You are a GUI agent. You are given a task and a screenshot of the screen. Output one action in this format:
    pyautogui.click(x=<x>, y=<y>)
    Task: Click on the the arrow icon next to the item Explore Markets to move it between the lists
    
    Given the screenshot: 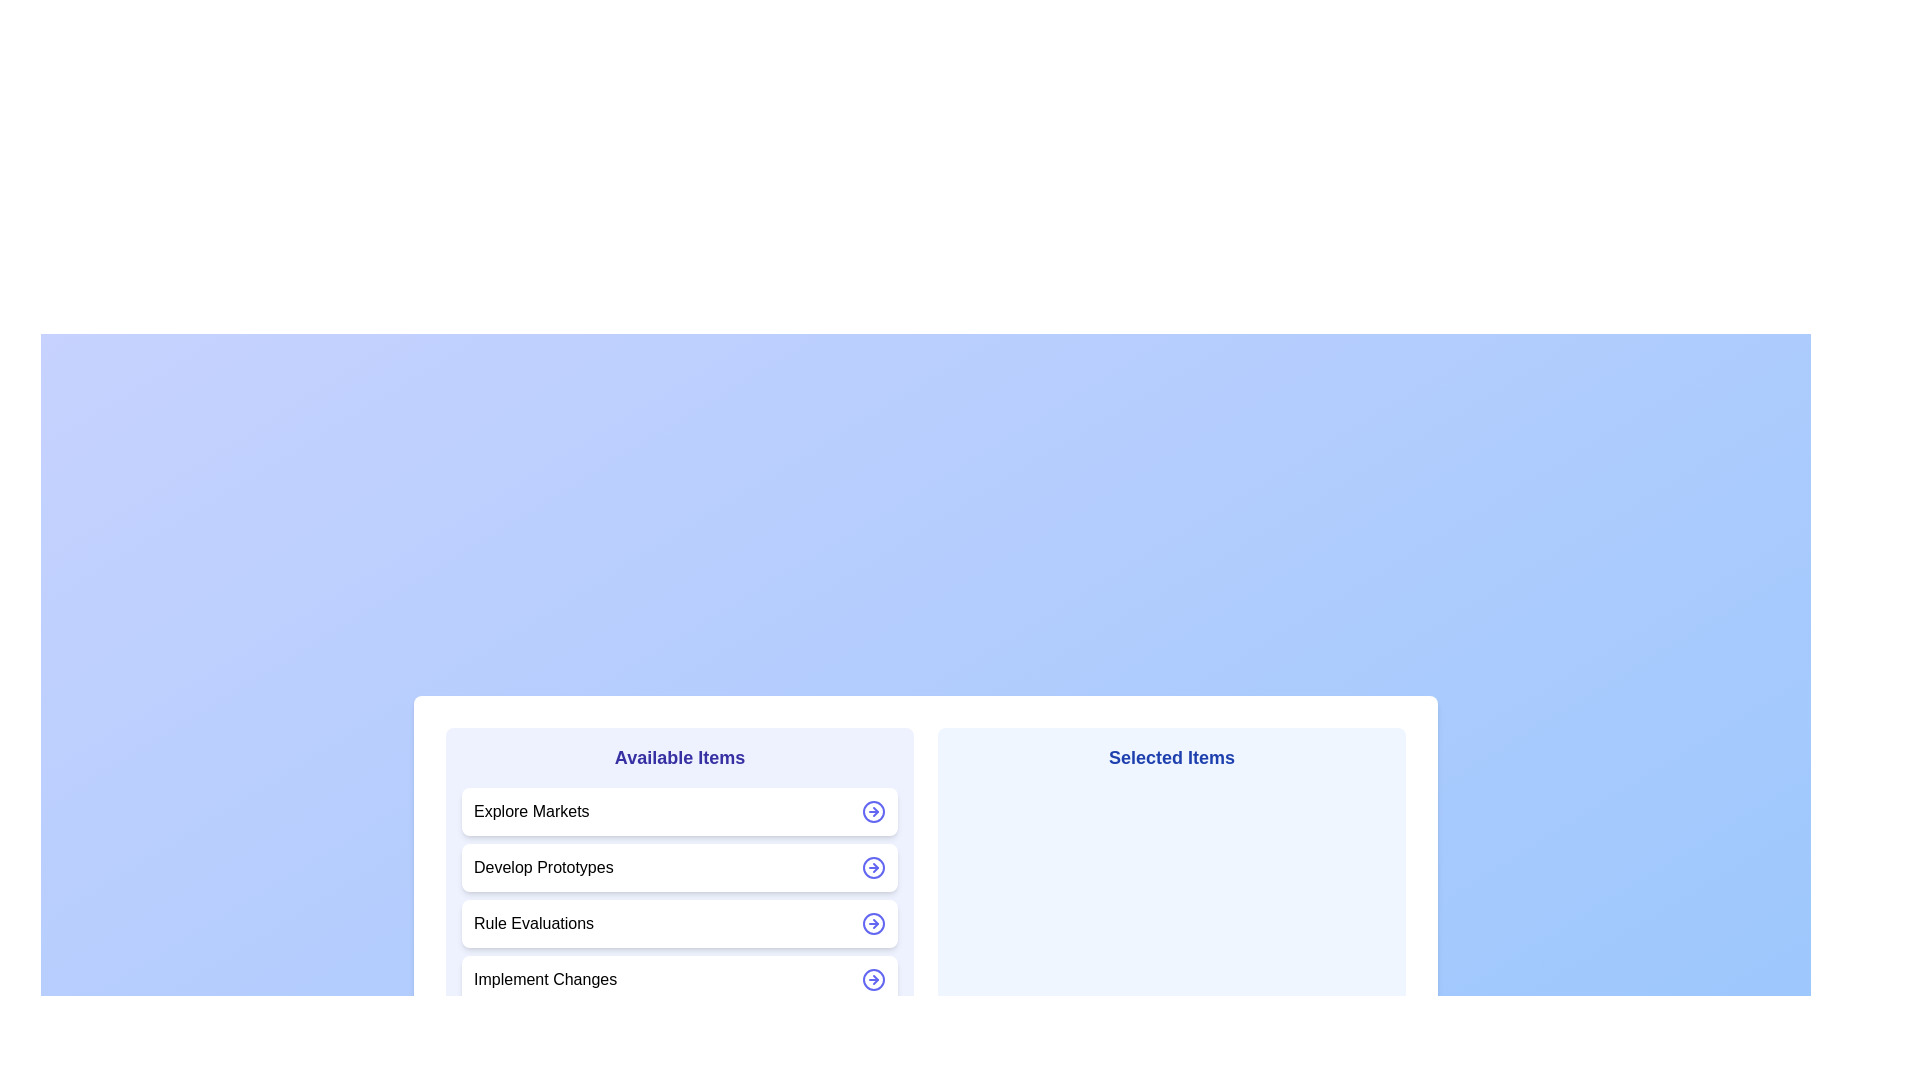 What is the action you would take?
    pyautogui.click(x=873, y=812)
    